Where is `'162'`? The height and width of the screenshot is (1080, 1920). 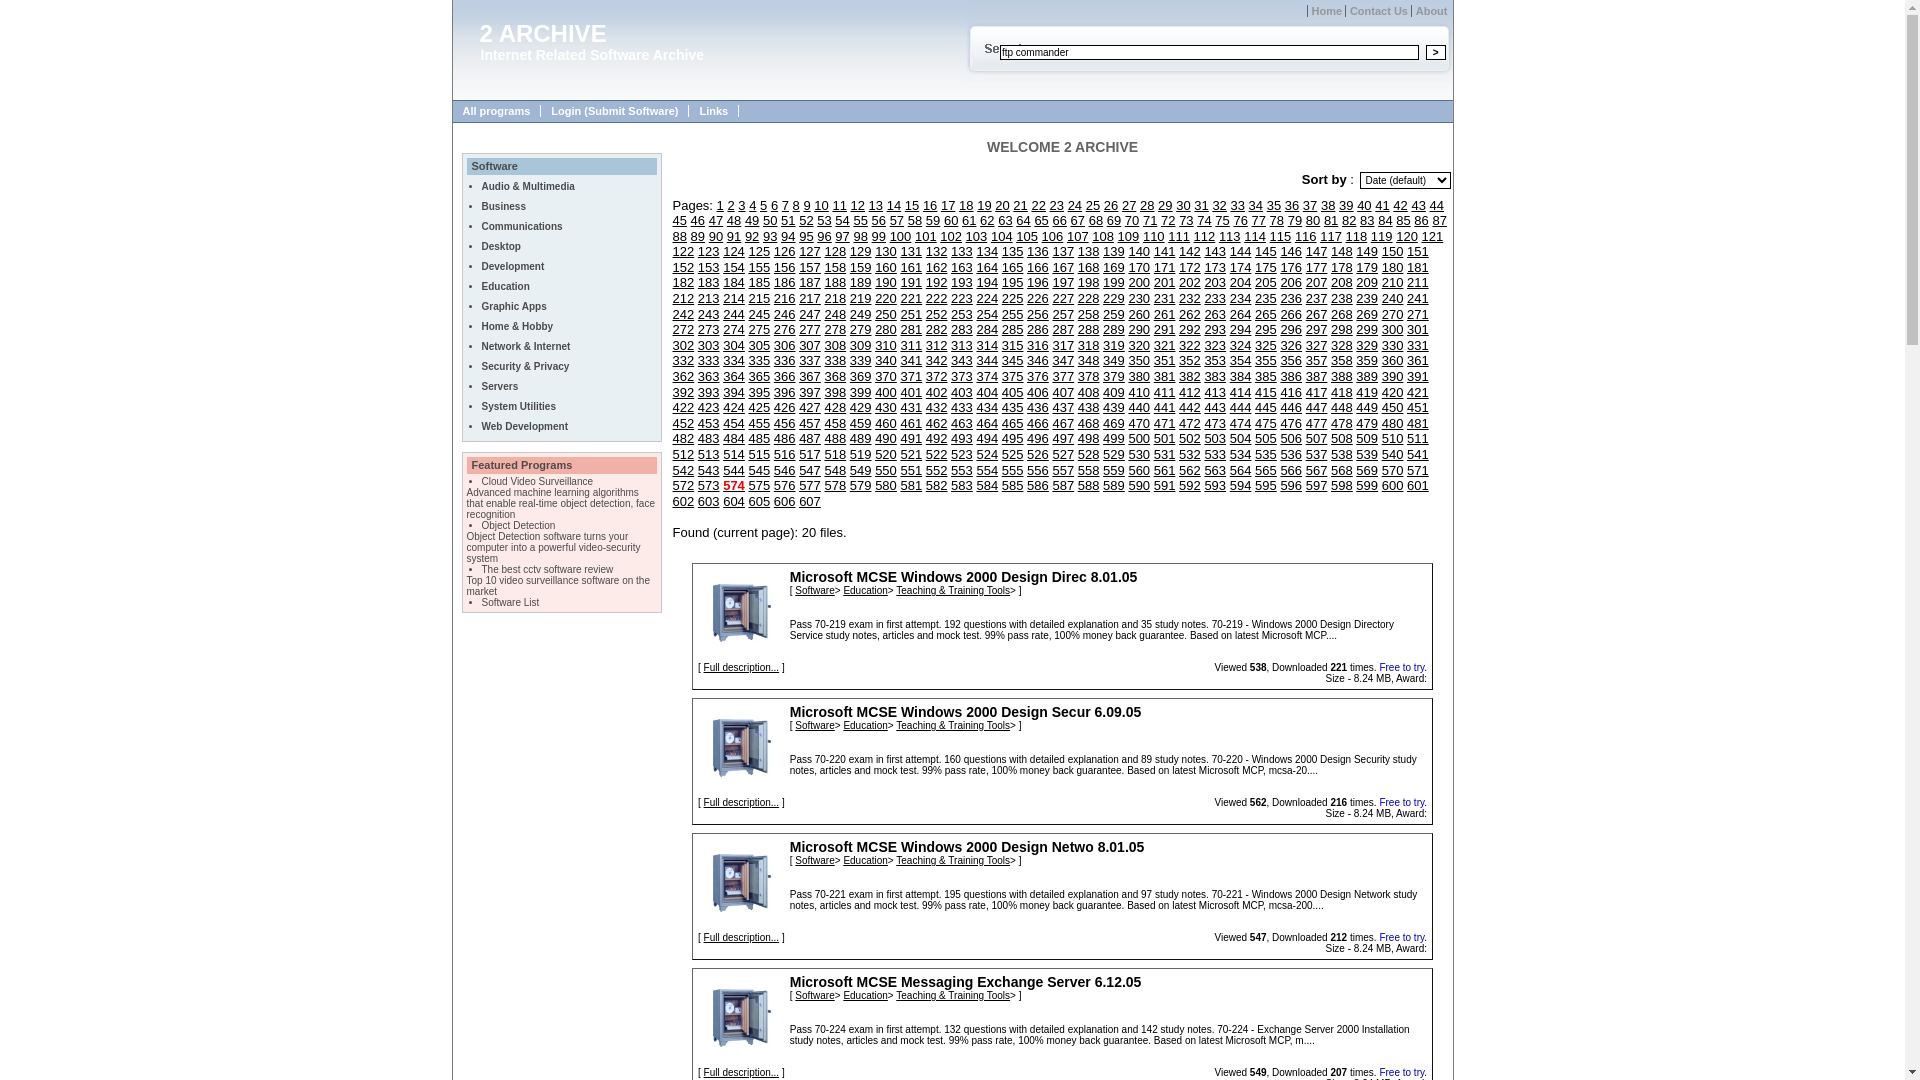 '162' is located at coordinates (925, 266).